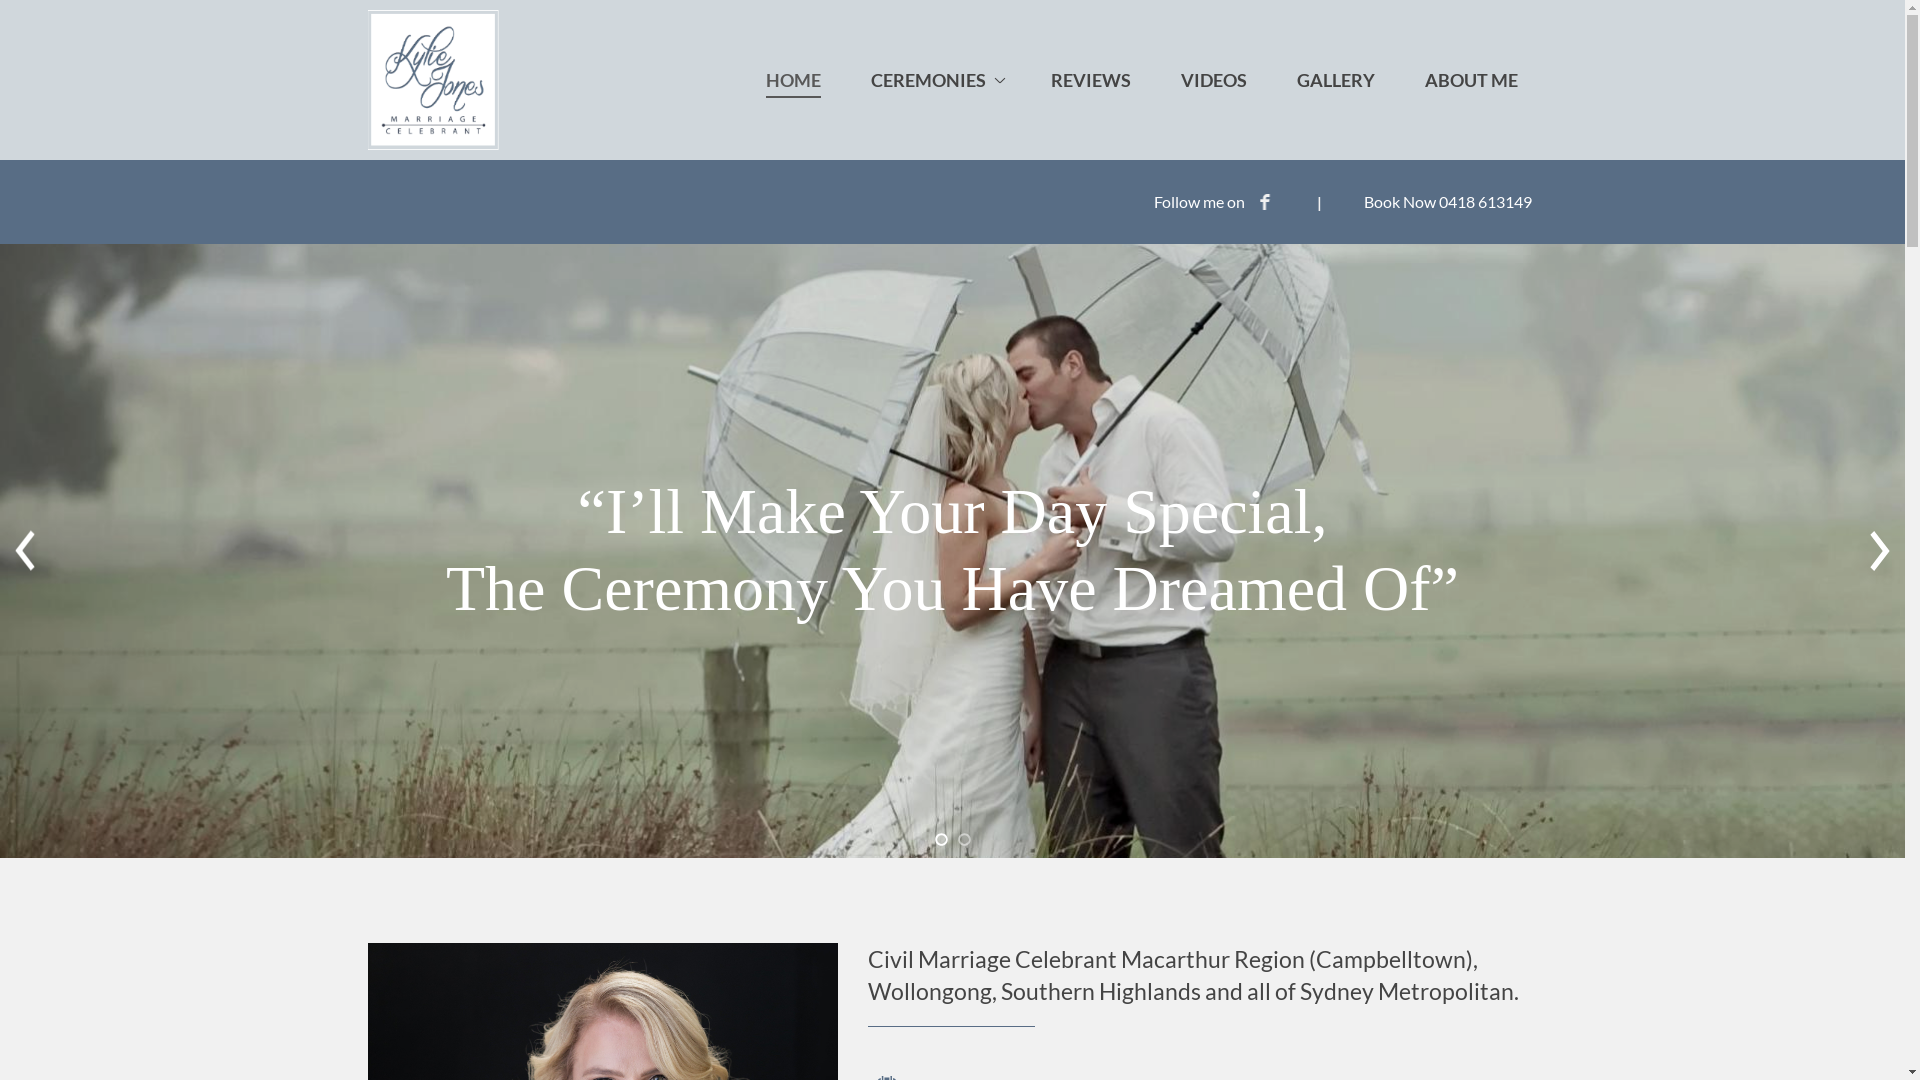  Describe the element at coordinates (934, 79) in the screenshot. I see `'CEREMONIES'` at that location.